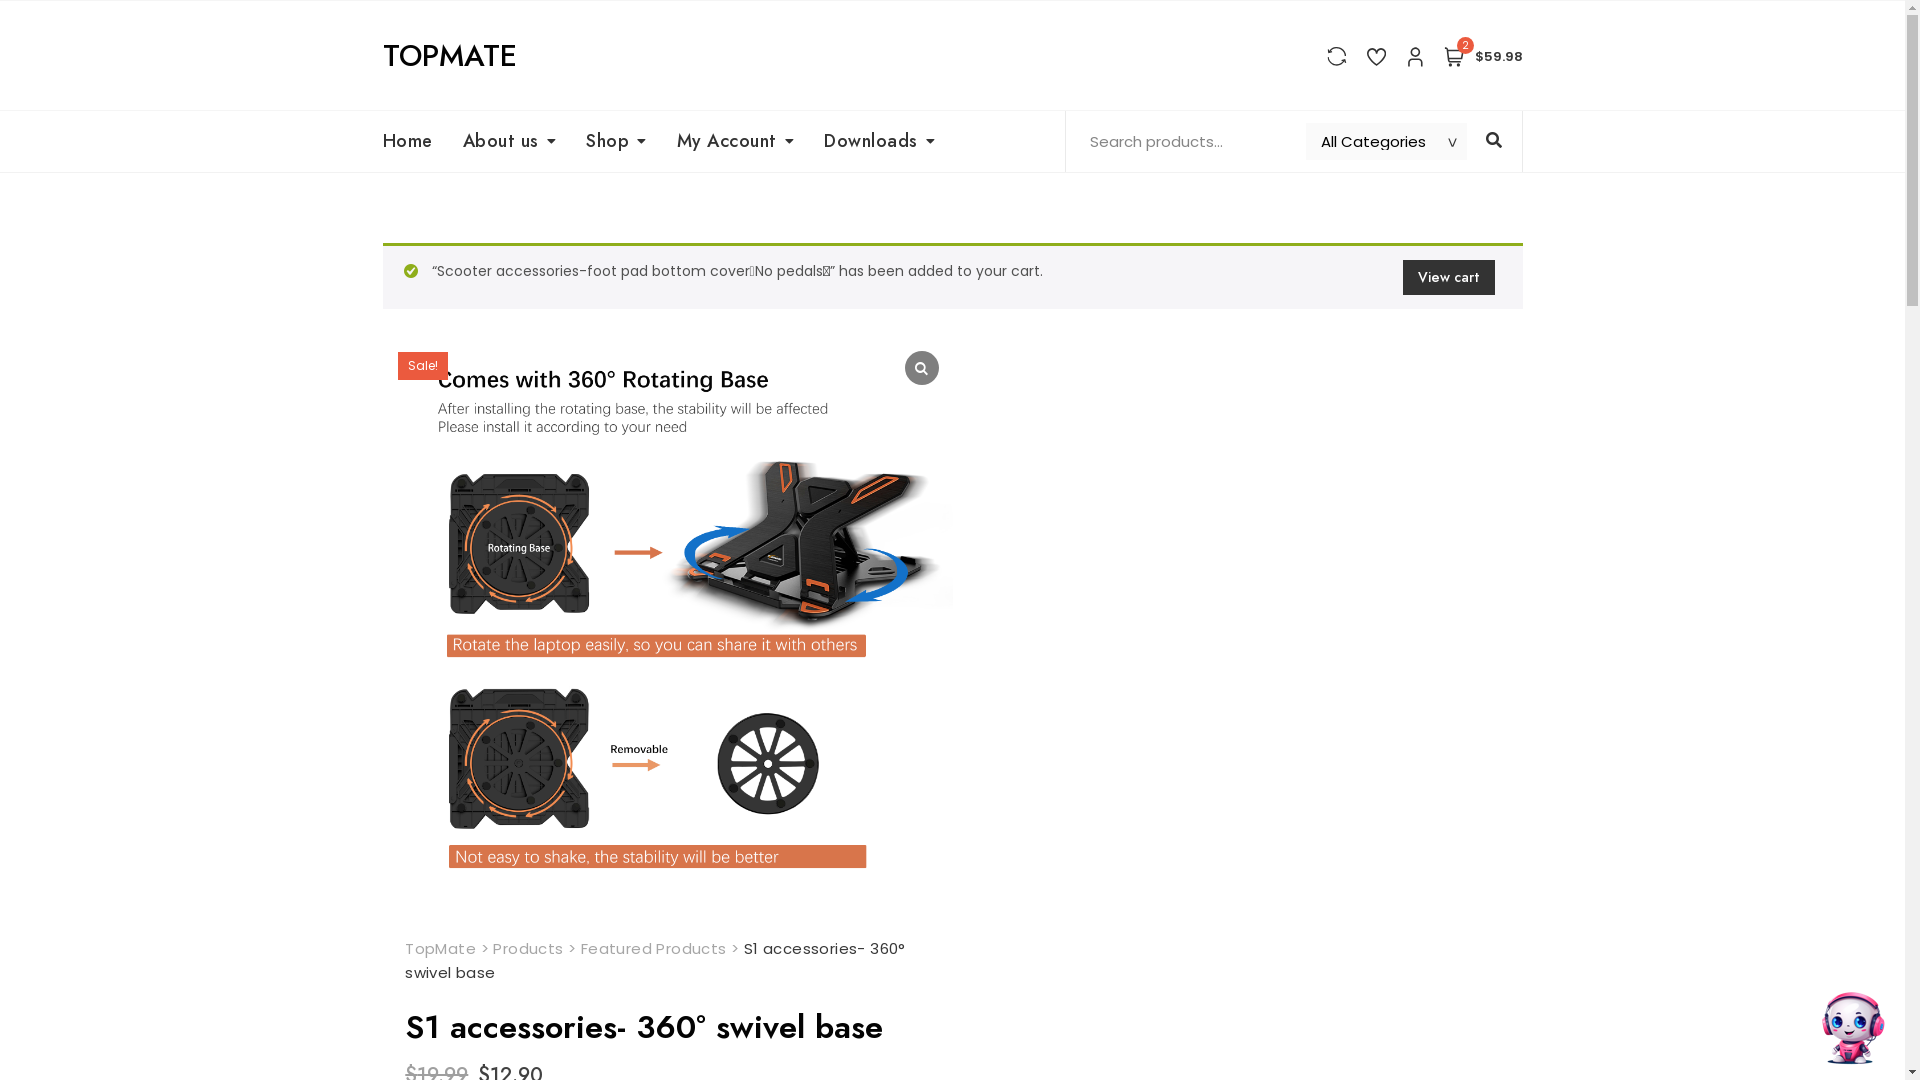  What do you see at coordinates (734, 140) in the screenshot?
I see `'My Account'` at bounding box center [734, 140].